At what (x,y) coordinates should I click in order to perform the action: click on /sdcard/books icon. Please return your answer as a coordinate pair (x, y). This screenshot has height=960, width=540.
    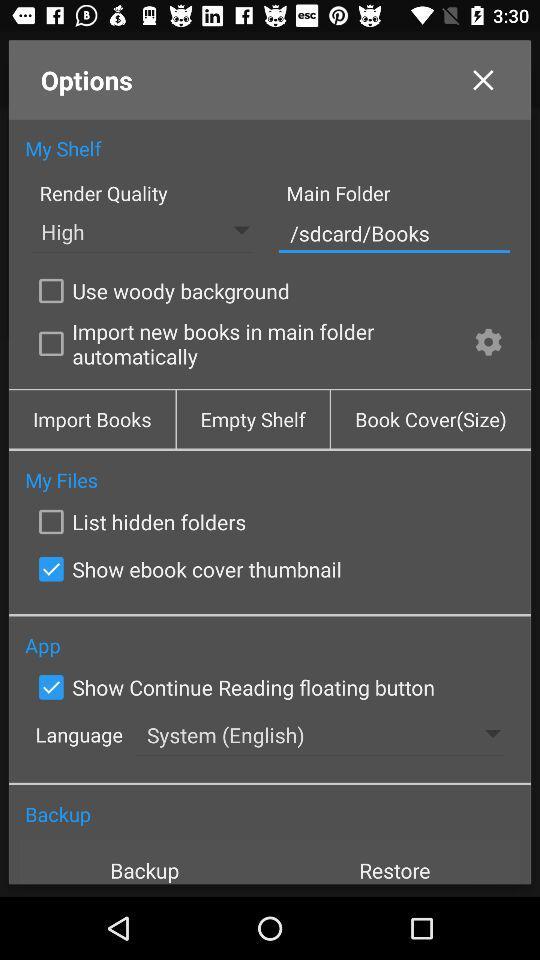
    Looking at the image, I should click on (394, 232).